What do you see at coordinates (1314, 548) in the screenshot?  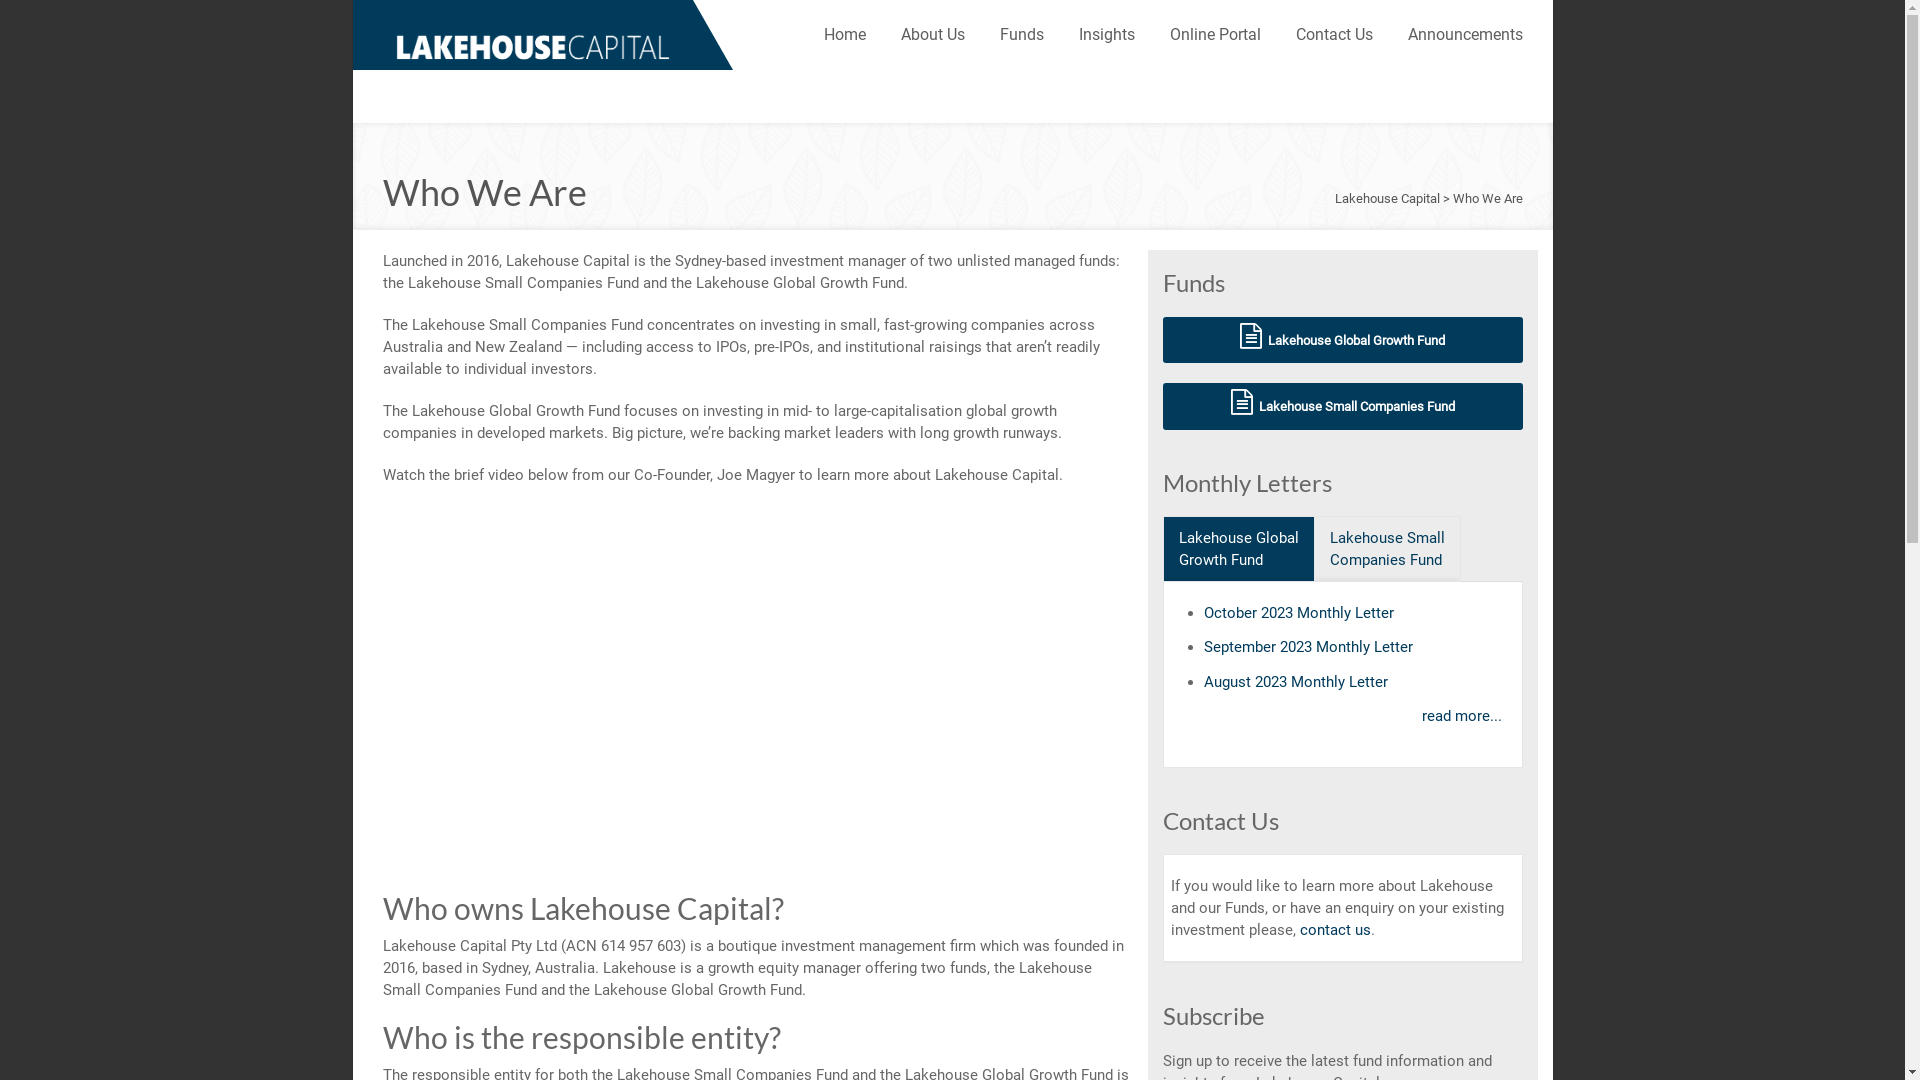 I see `'Lakehouse Small` at bounding box center [1314, 548].